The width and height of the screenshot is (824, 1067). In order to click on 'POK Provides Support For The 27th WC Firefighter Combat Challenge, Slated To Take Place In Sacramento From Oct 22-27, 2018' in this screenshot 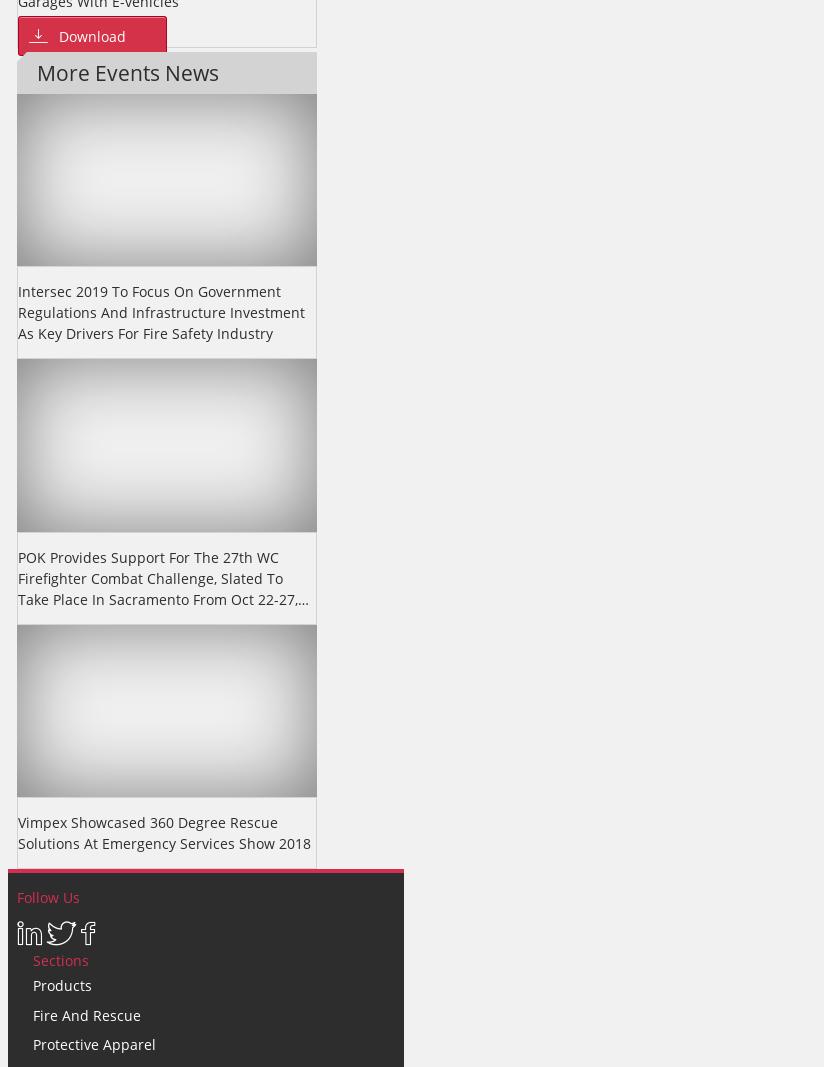, I will do `click(16, 588)`.